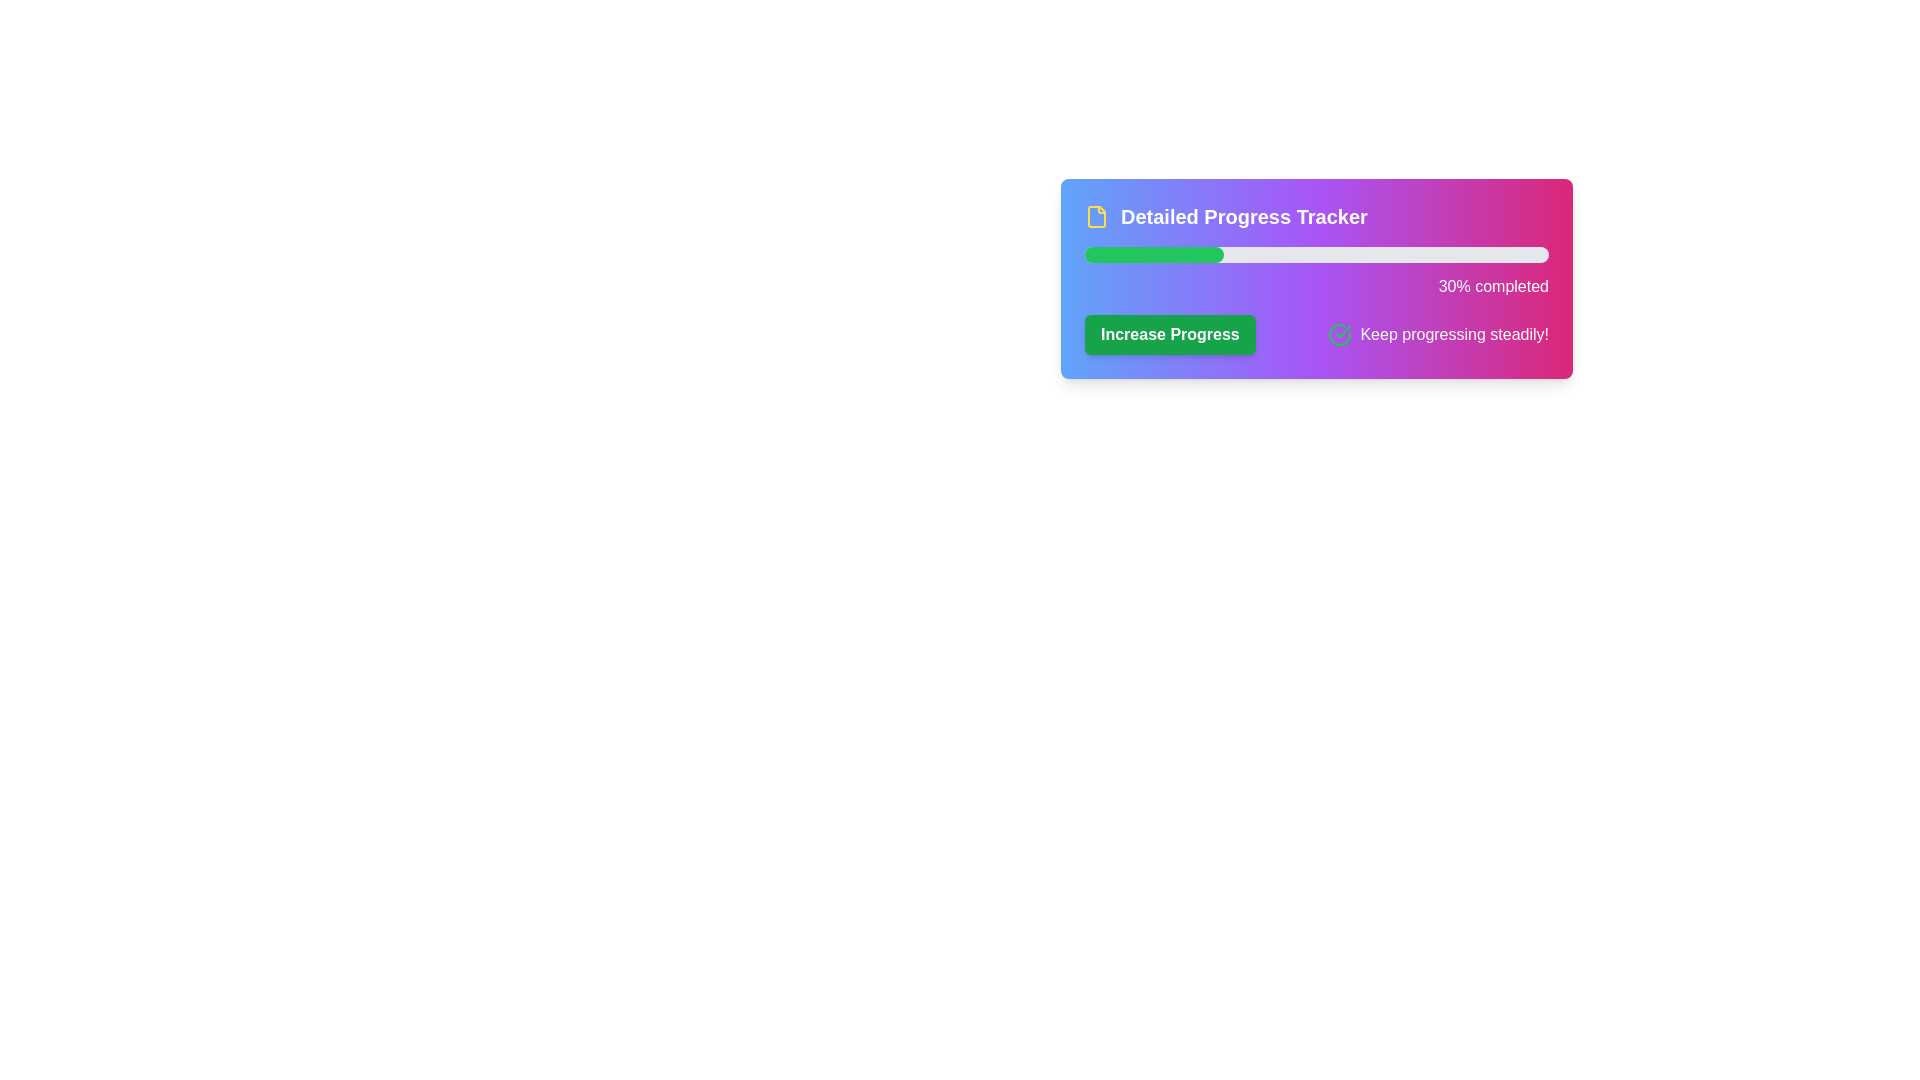 The width and height of the screenshot is (1920, 1080). I want to click on the text label that serves as the title for the card, which is located at the top of the card-like component with a gradient background, aligned to the left and preceded by a document icon, so click(1316, 216).